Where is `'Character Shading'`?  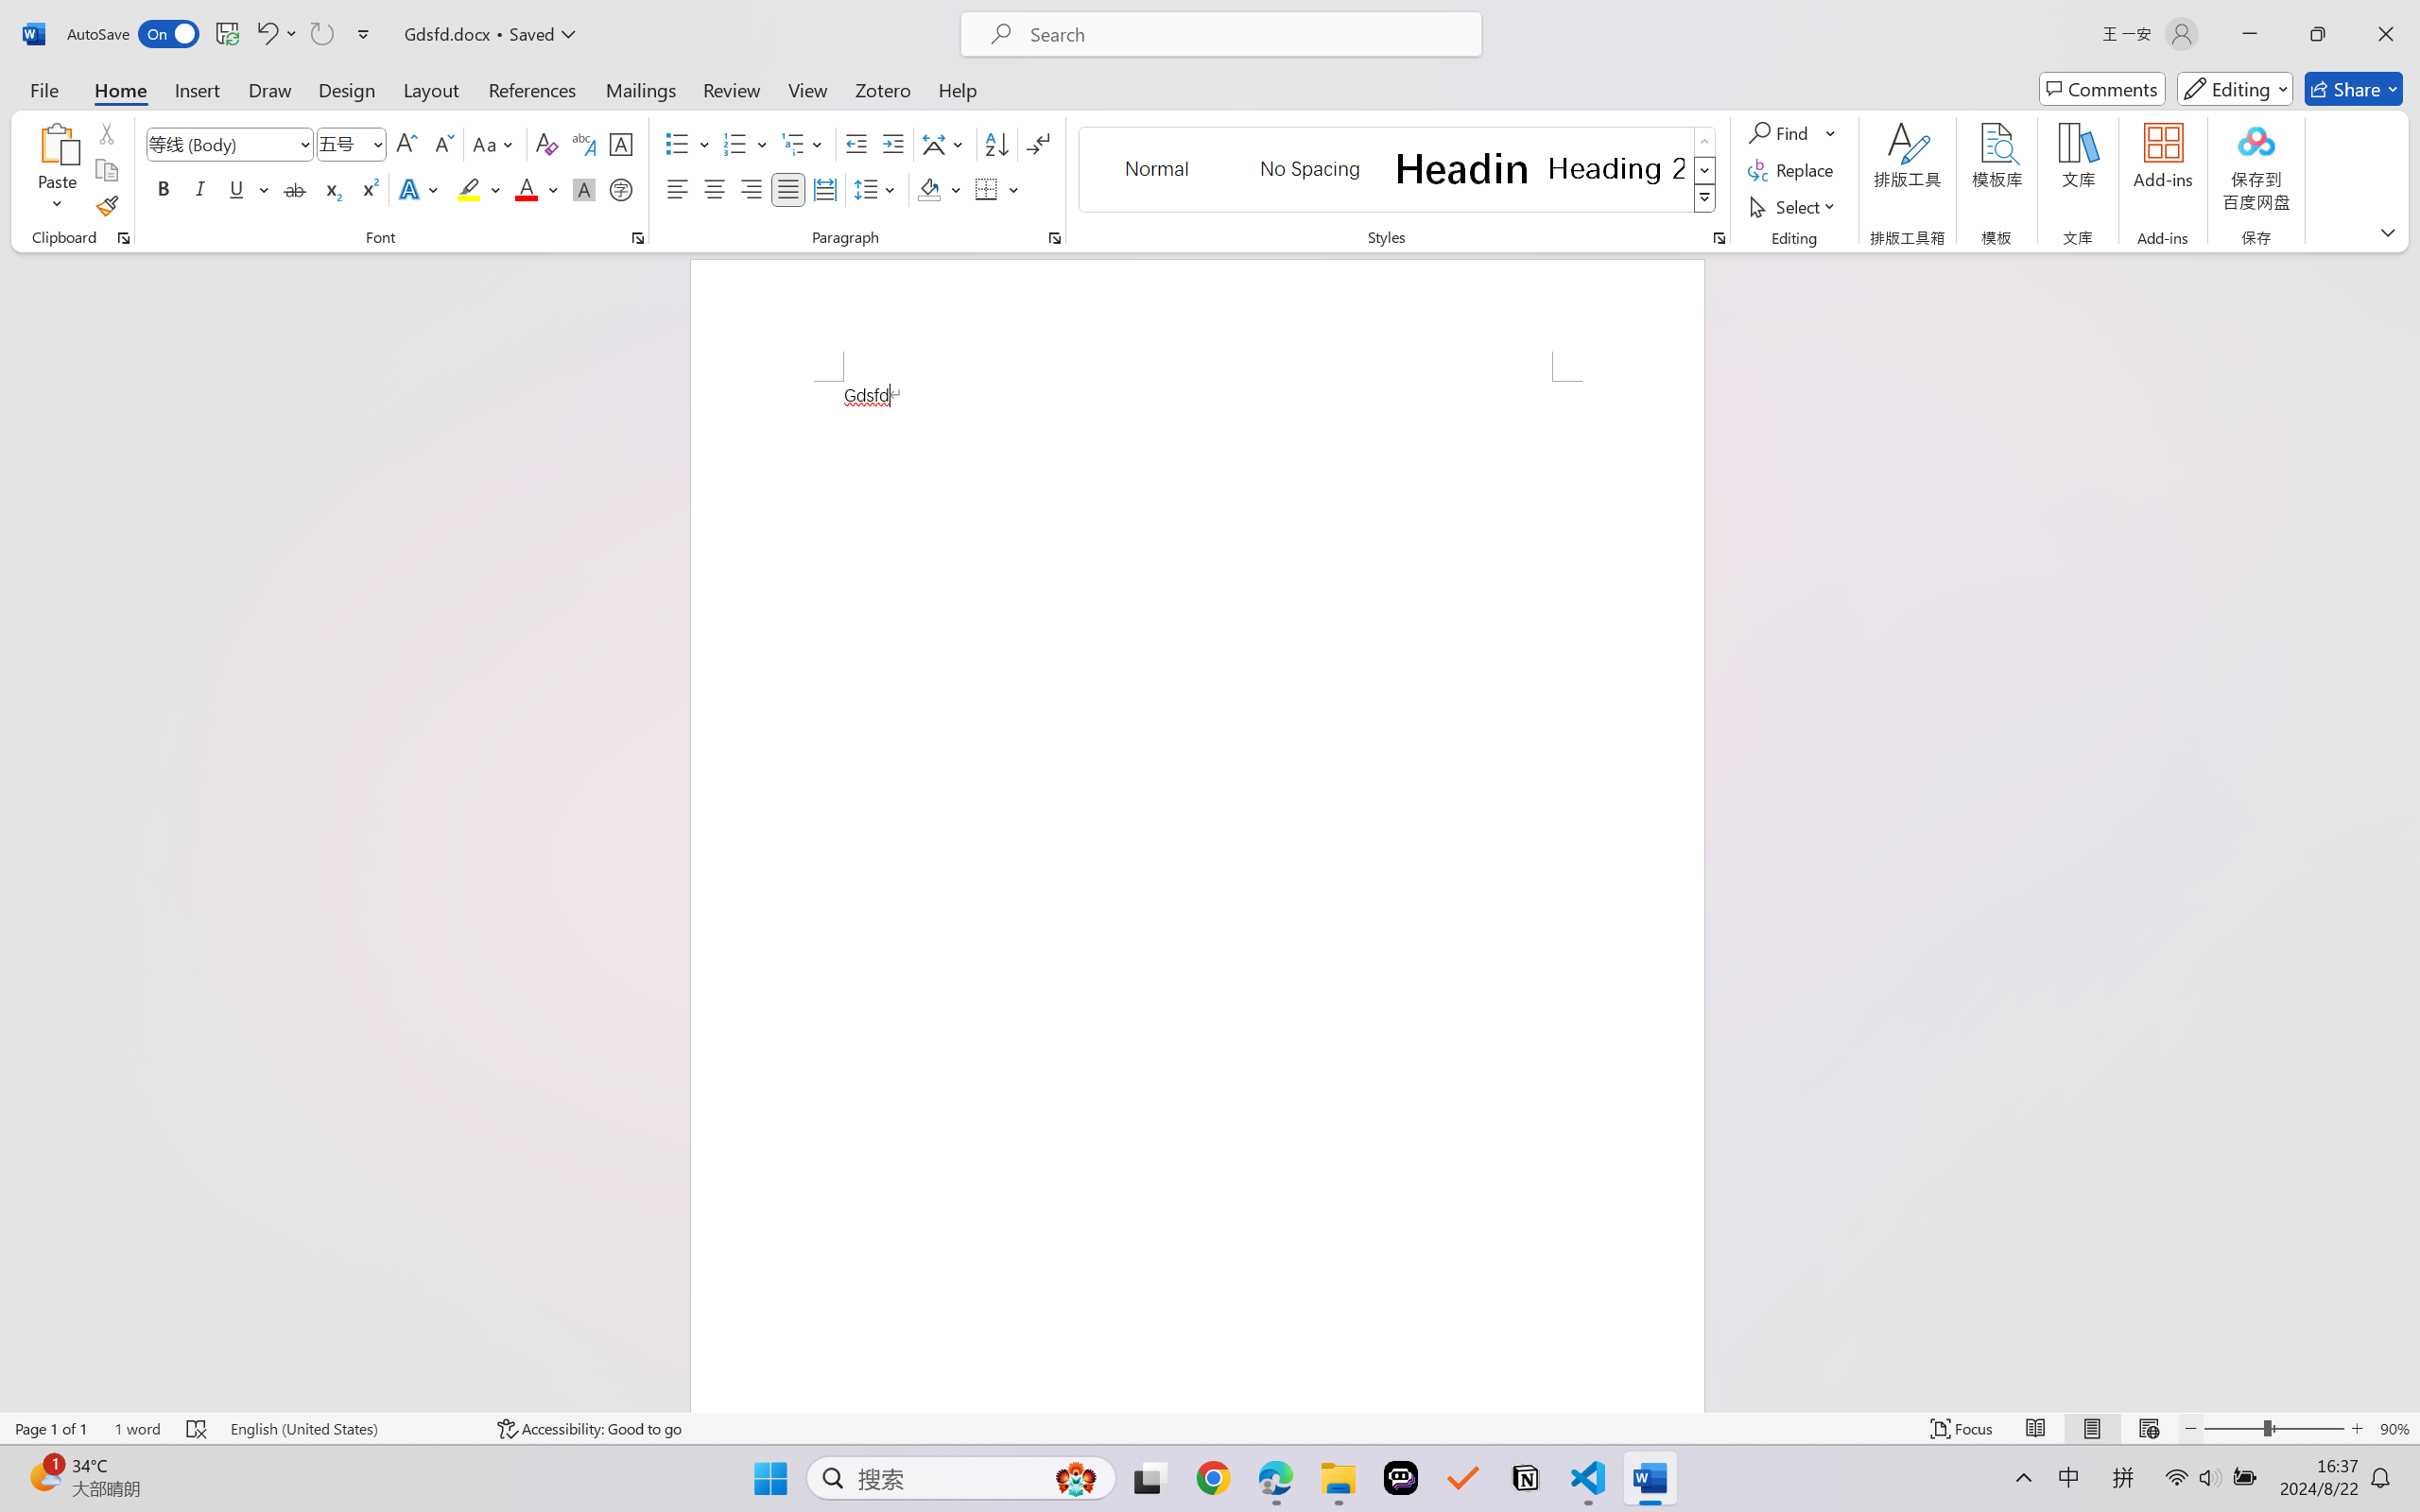 'Character Shading' is located at coordinates (581, 188).